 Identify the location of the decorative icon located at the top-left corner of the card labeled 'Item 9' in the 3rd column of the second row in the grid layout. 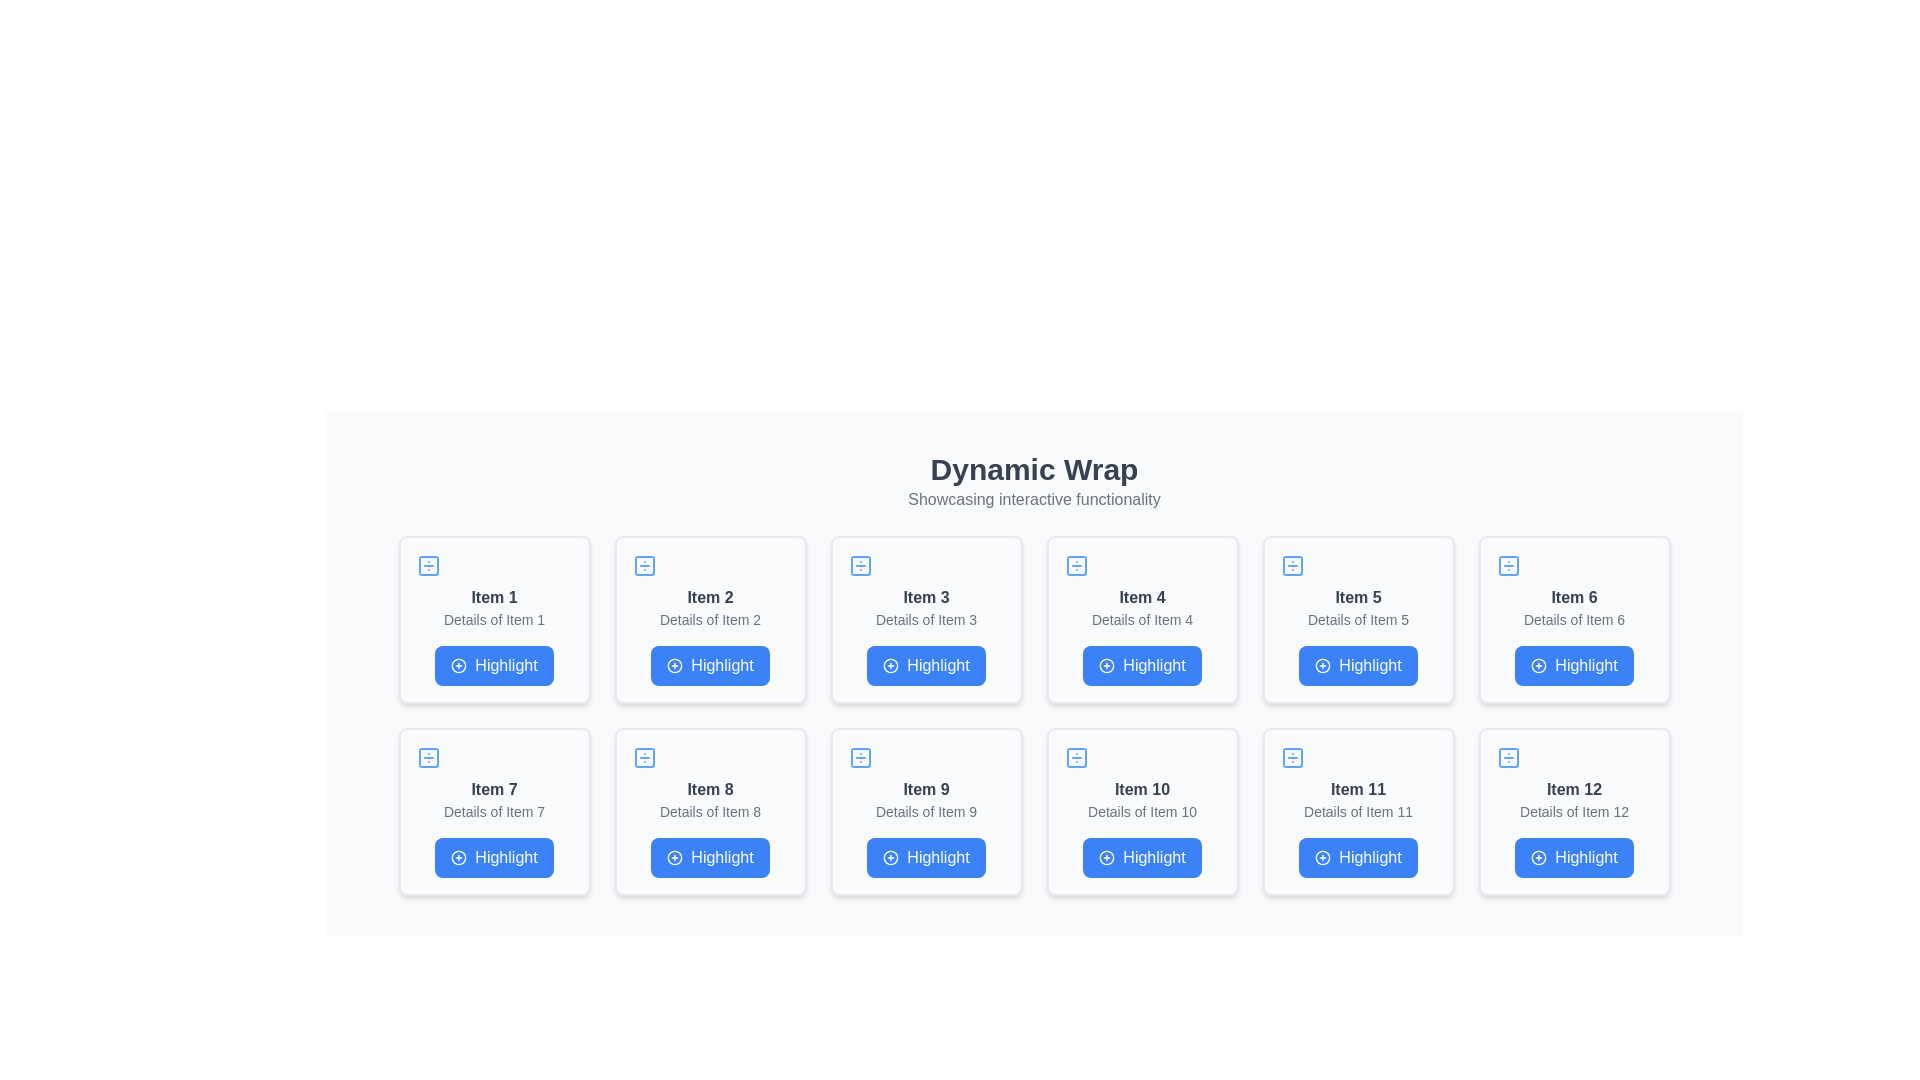
(860, 758).